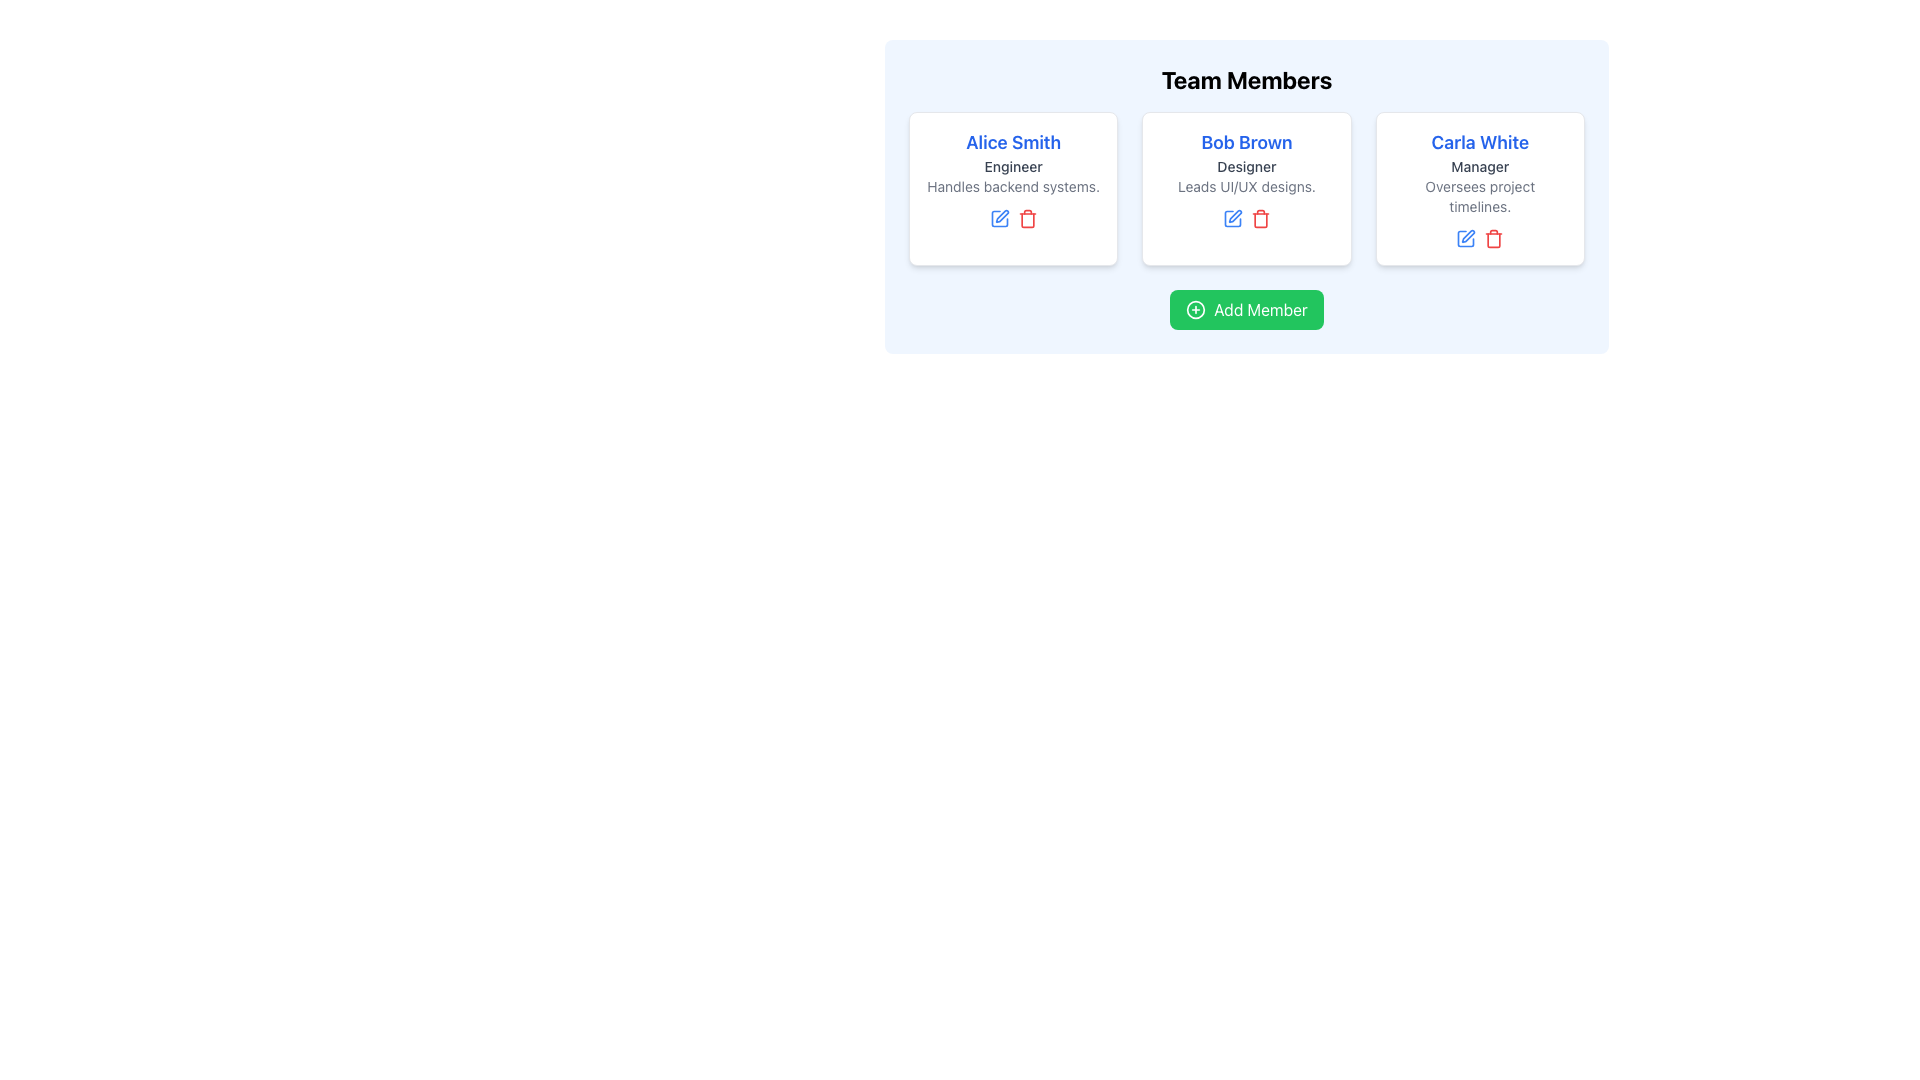  Describe the element at coordinates (1480, 238) in the screenshot. I see `the interactive action icons group below the text describing Carla White's role and job description` at that location.